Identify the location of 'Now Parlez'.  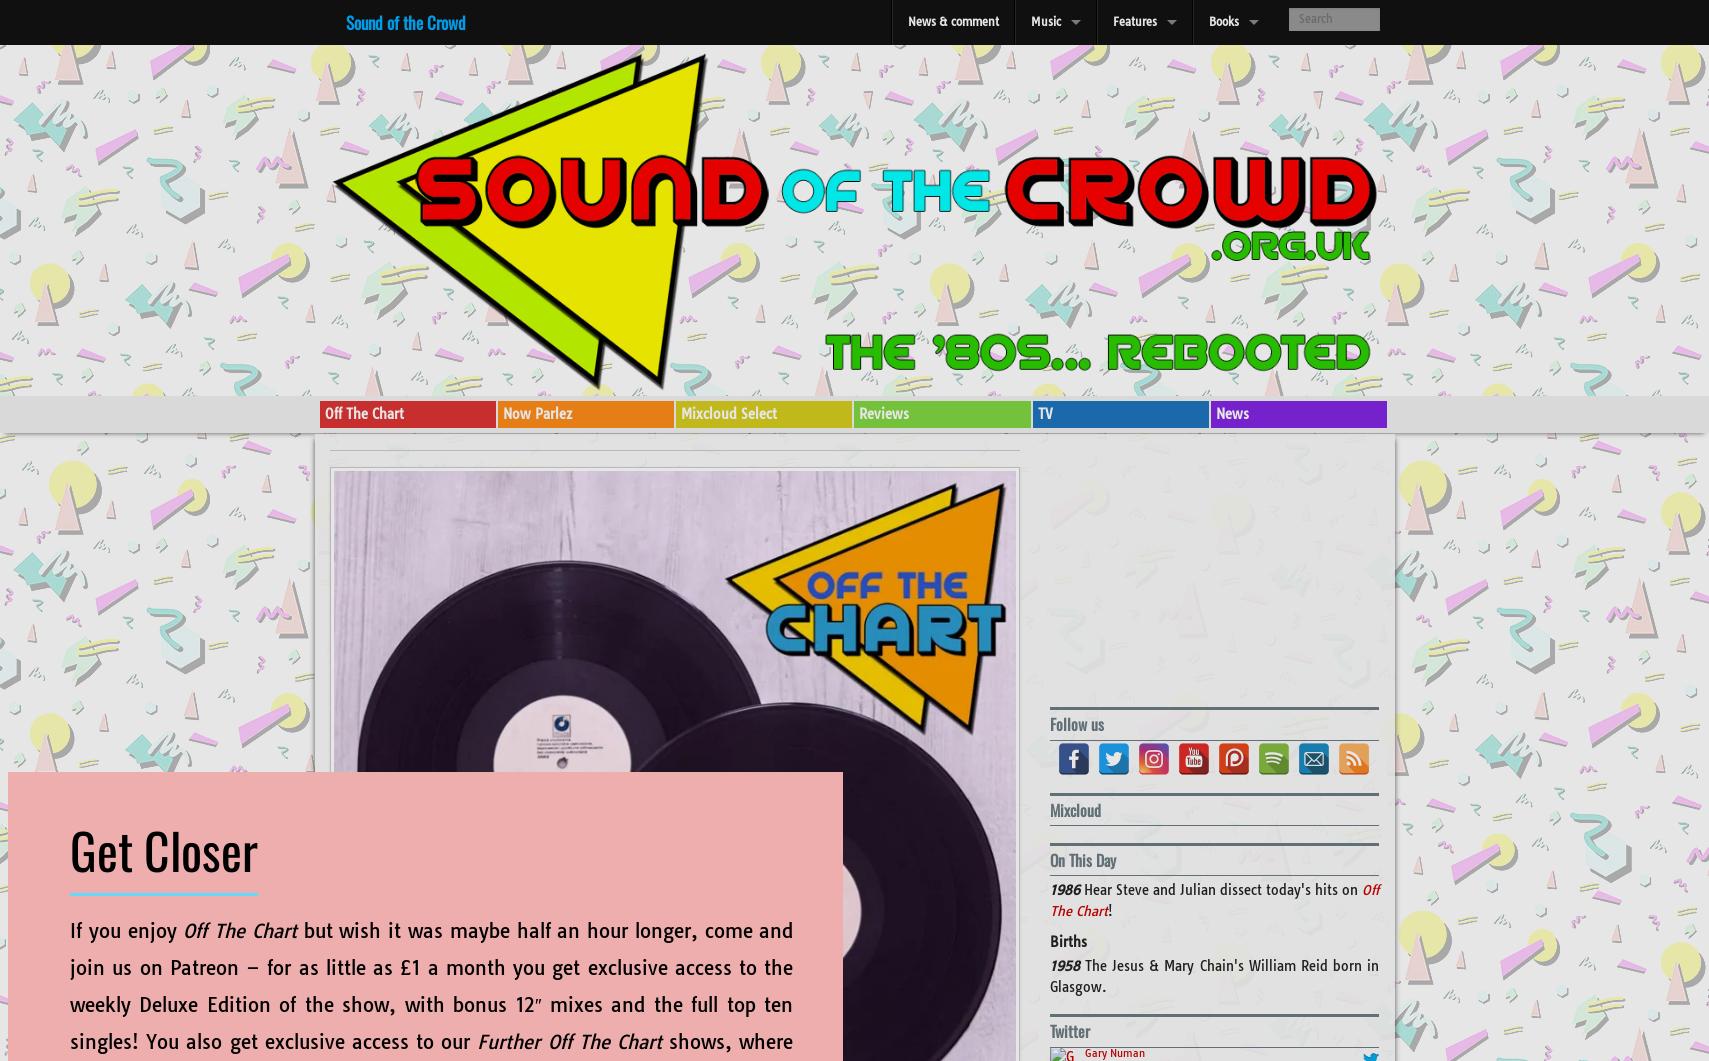
(535, 414).